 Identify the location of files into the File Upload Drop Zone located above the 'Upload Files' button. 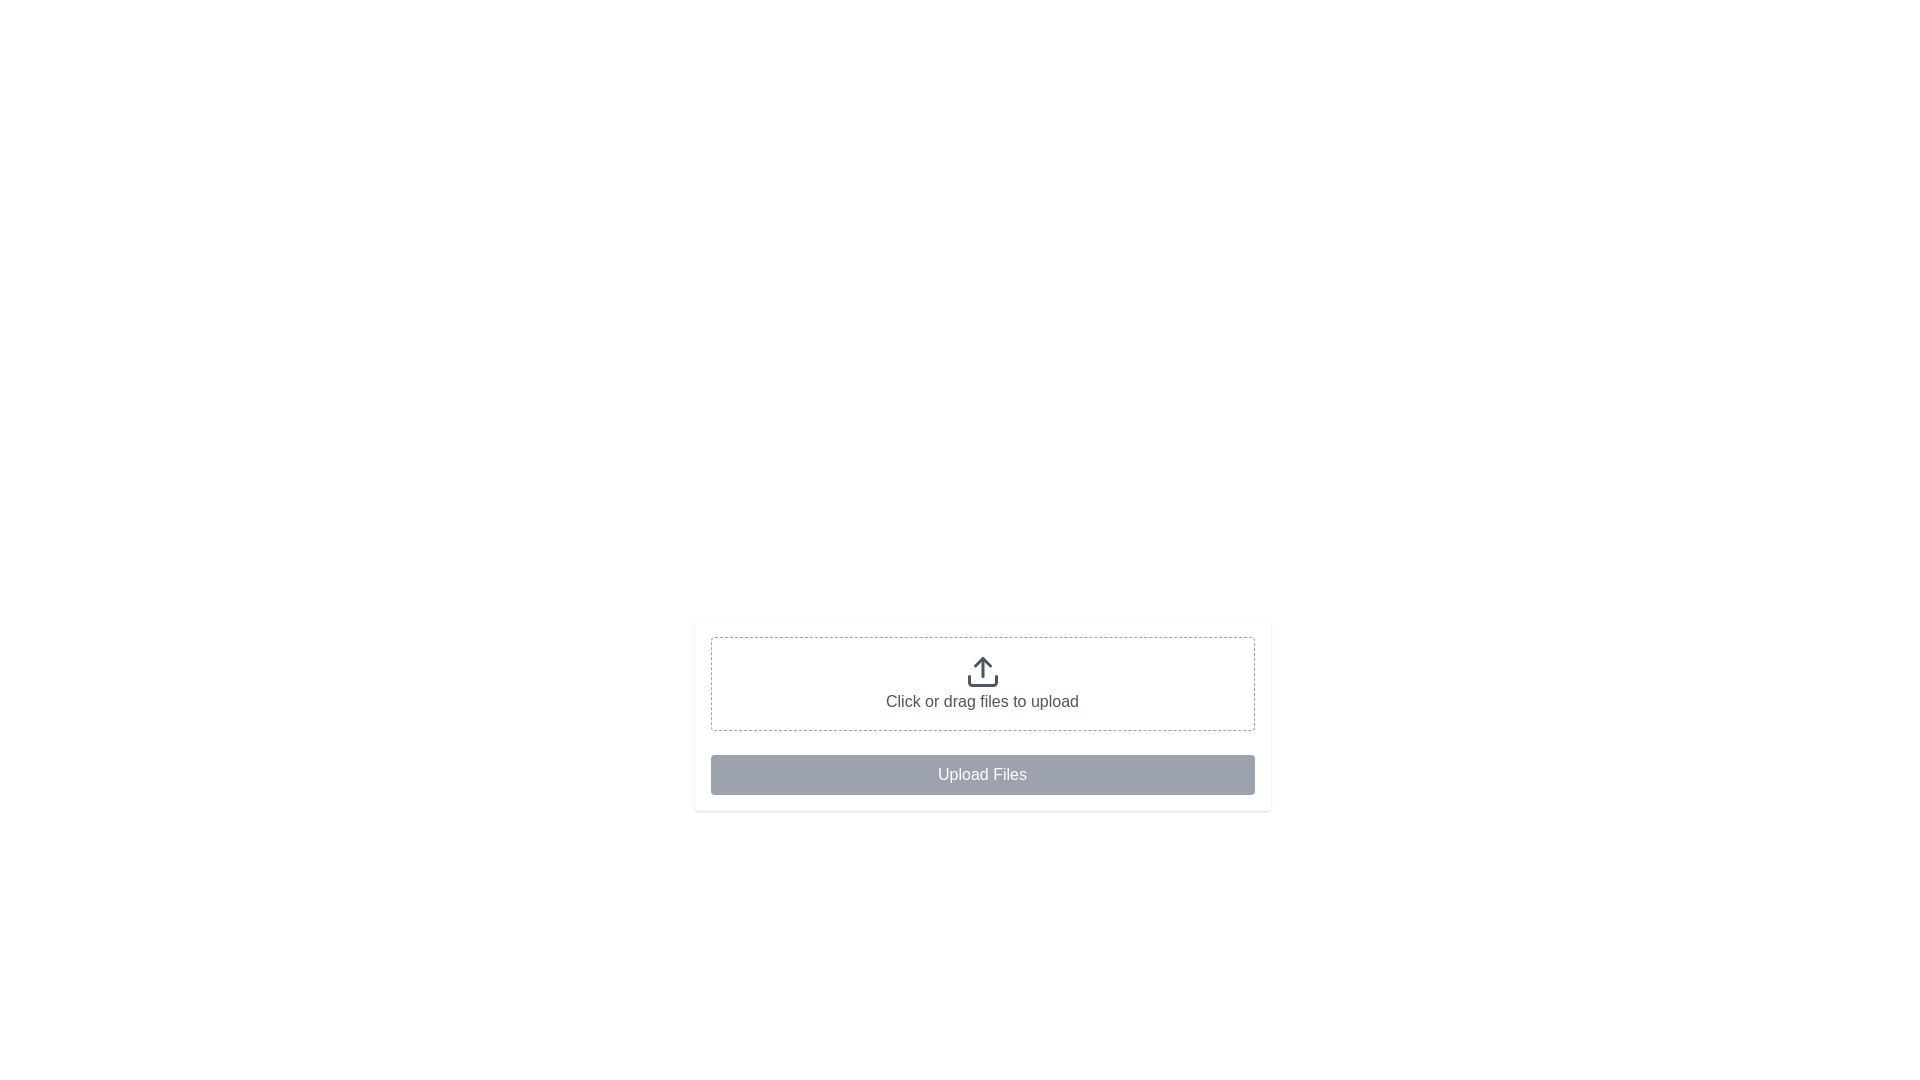
(982, 682).